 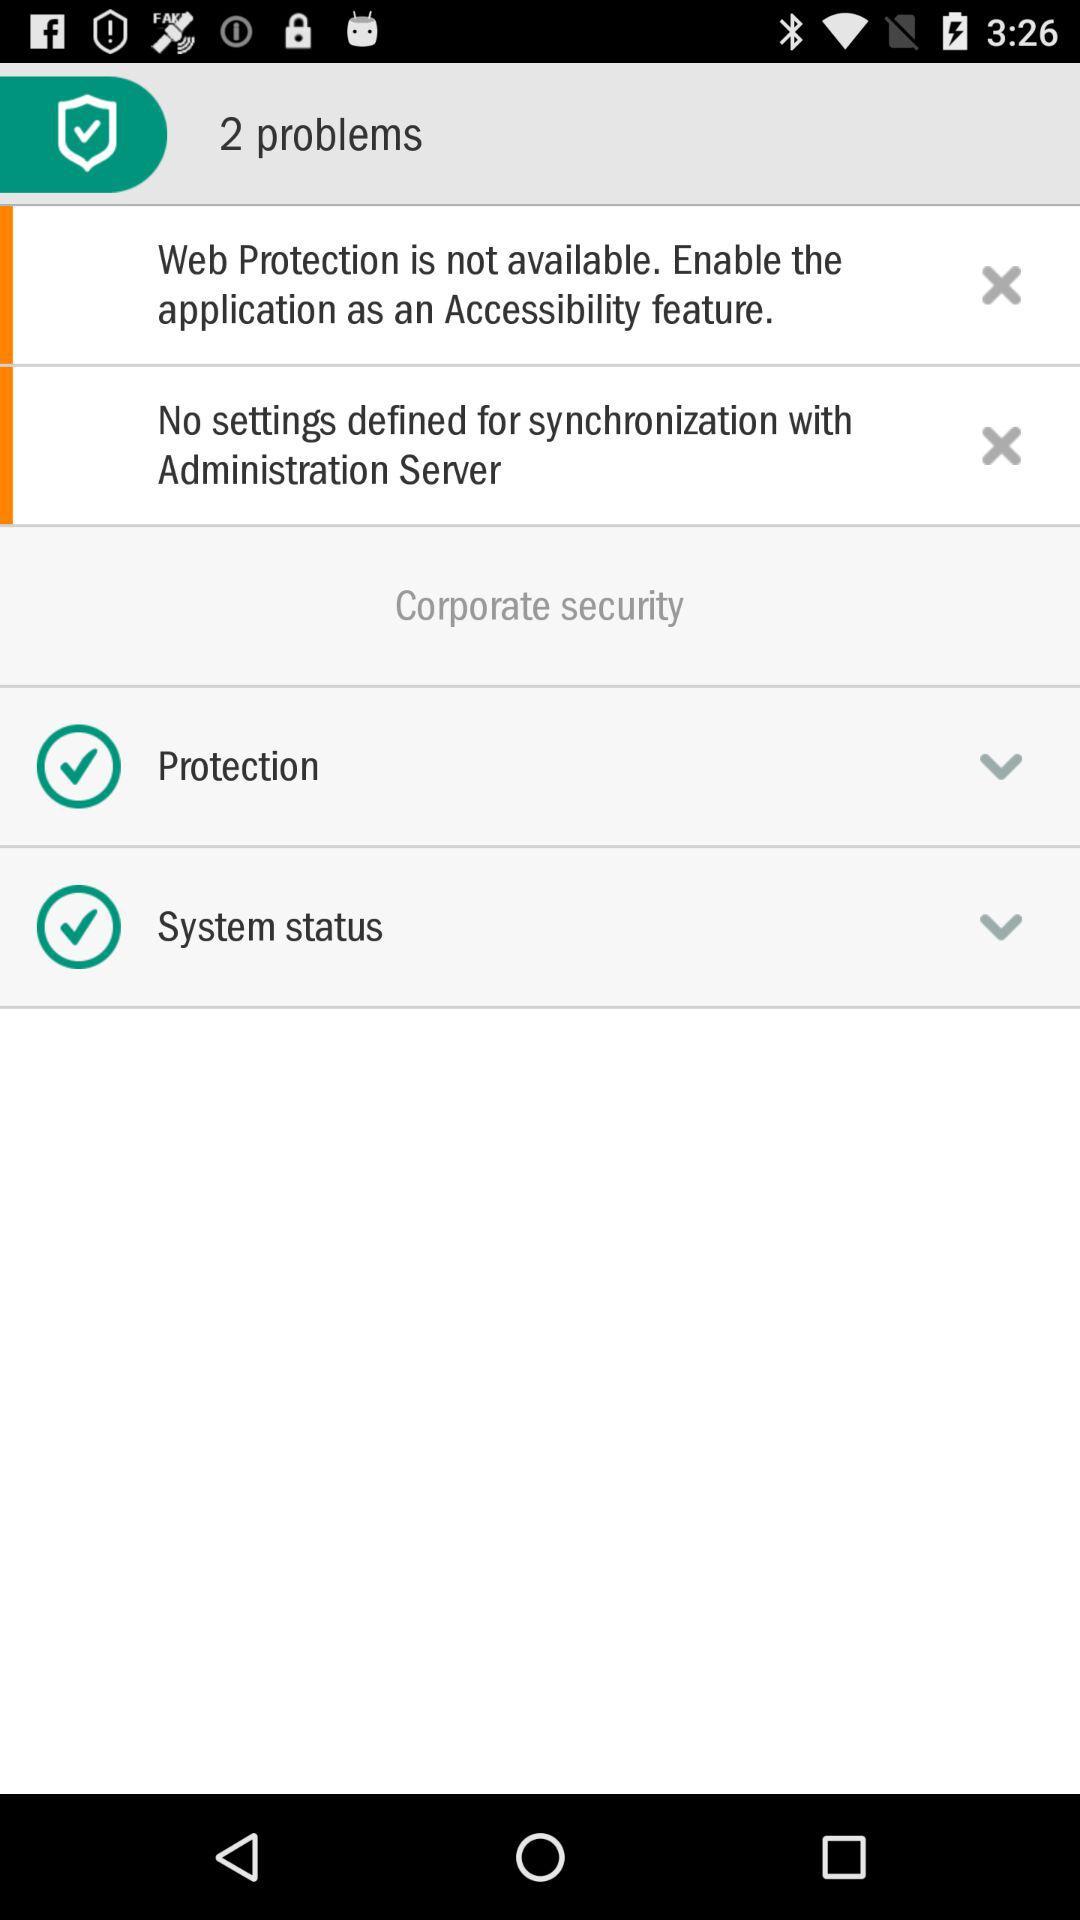 What do you see at coordinates (1001, 444) in the screenshot?
I see `problem` at bounding box center [1001, 444].